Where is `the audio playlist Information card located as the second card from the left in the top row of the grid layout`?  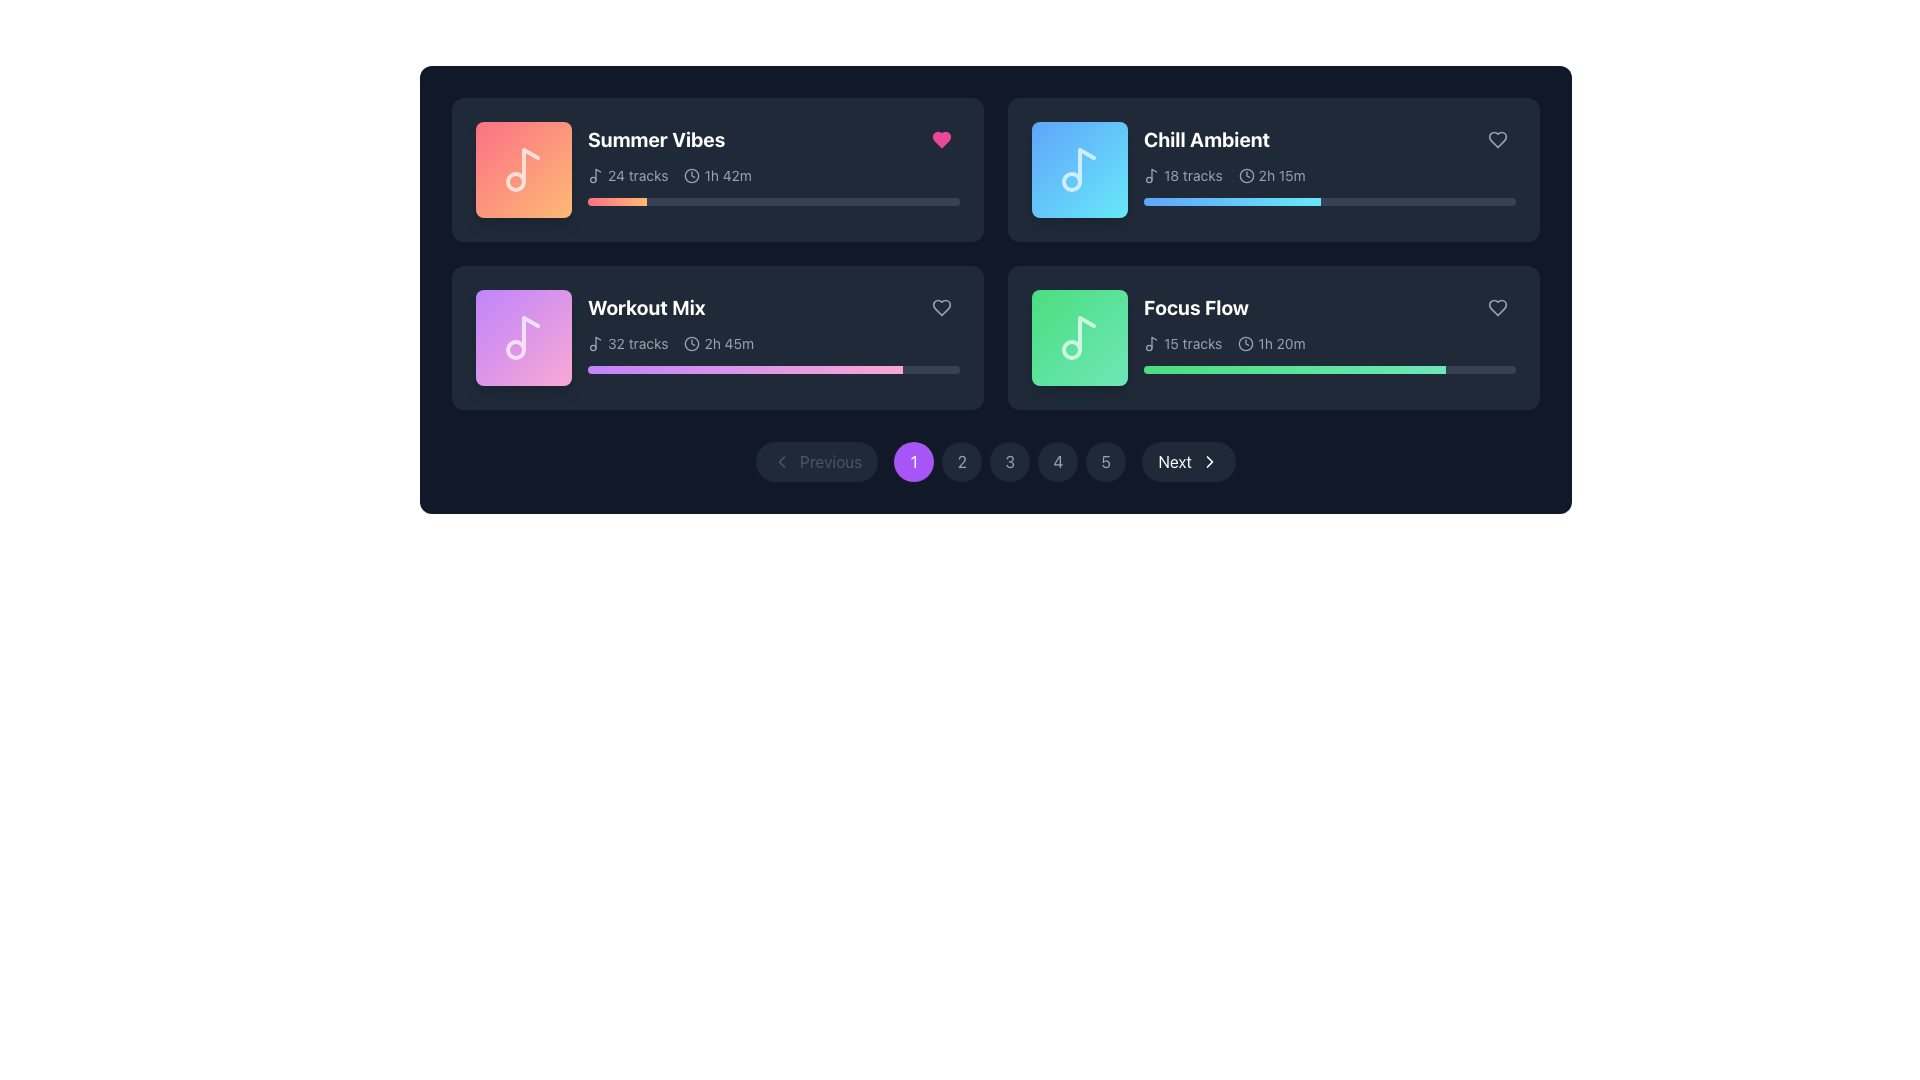 the audio playlist Information card located as the second card from the left in the top row of the grid layout is located at coordinates (1329, 163).